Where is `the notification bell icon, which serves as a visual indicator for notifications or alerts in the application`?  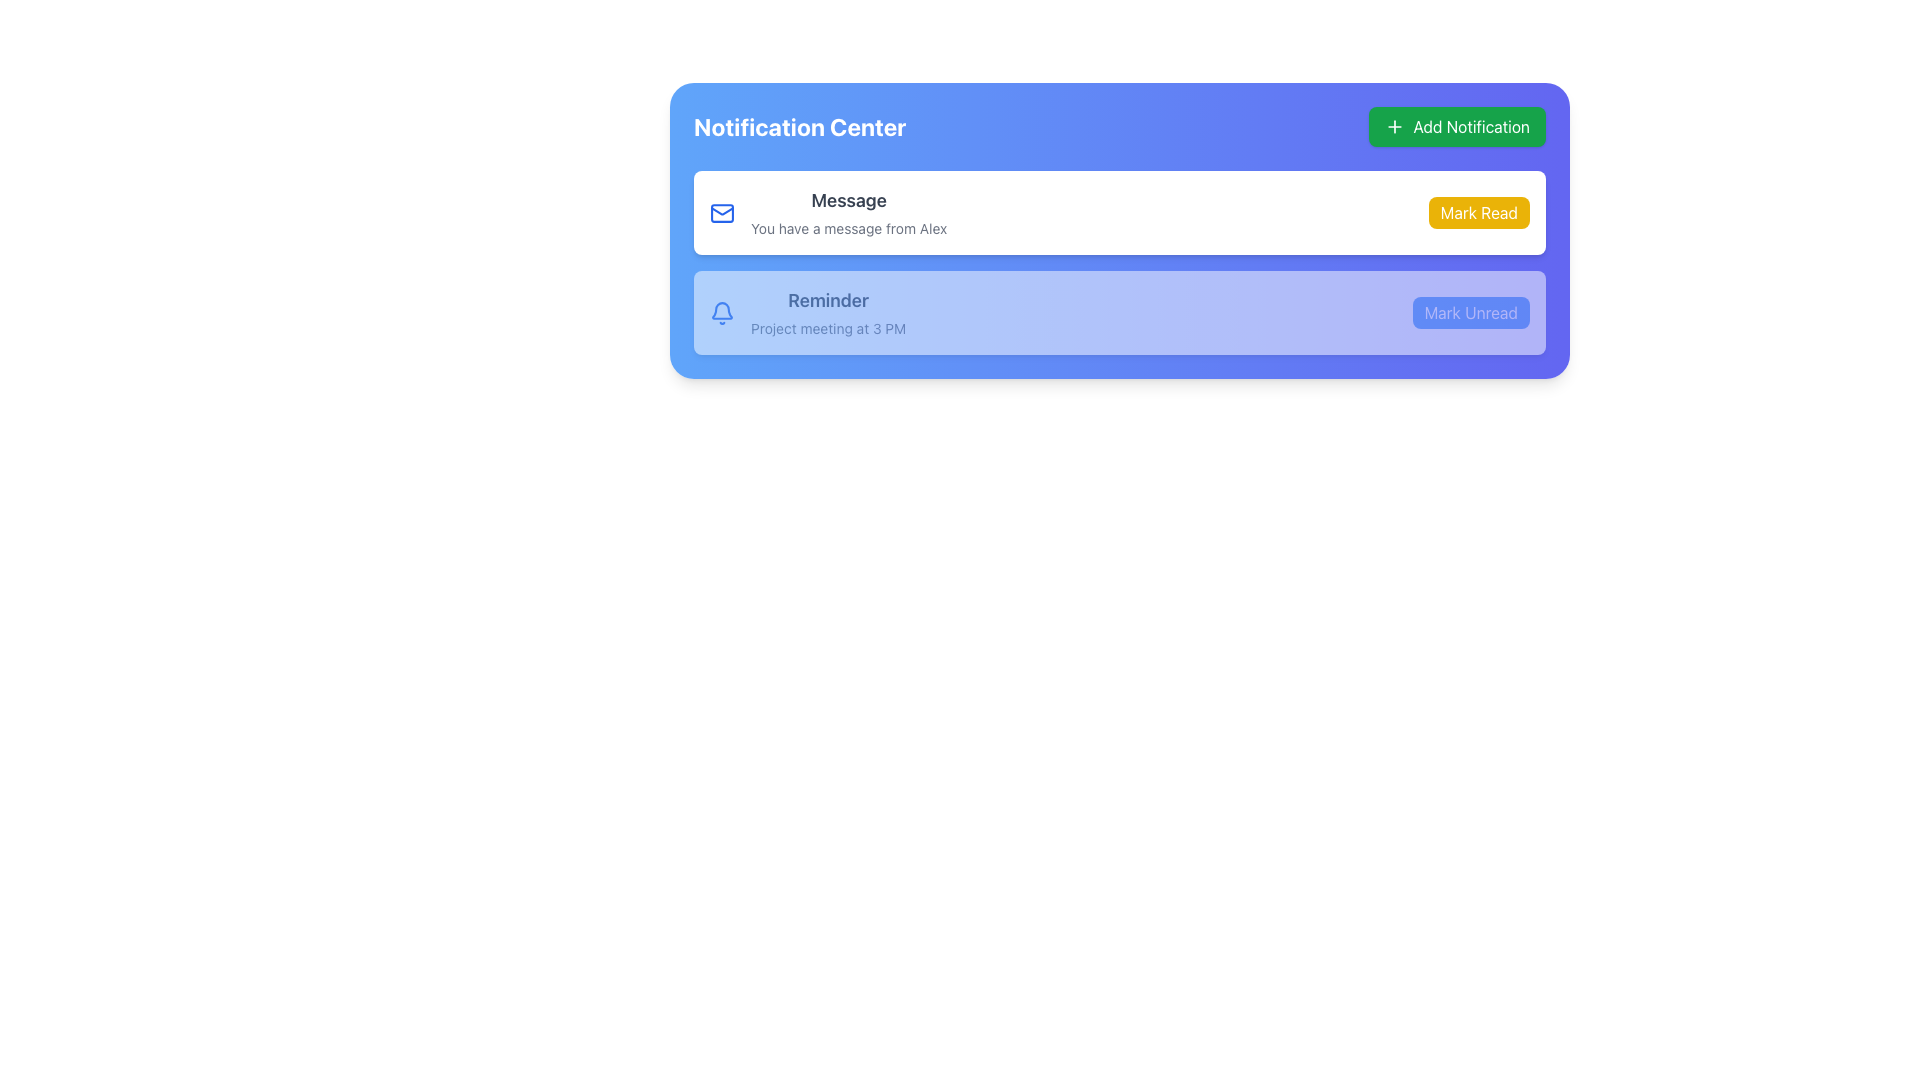 the notification bell icon, which serves as a visual indicator for notifications or alerts in the application is located at coordinates (721, 310).